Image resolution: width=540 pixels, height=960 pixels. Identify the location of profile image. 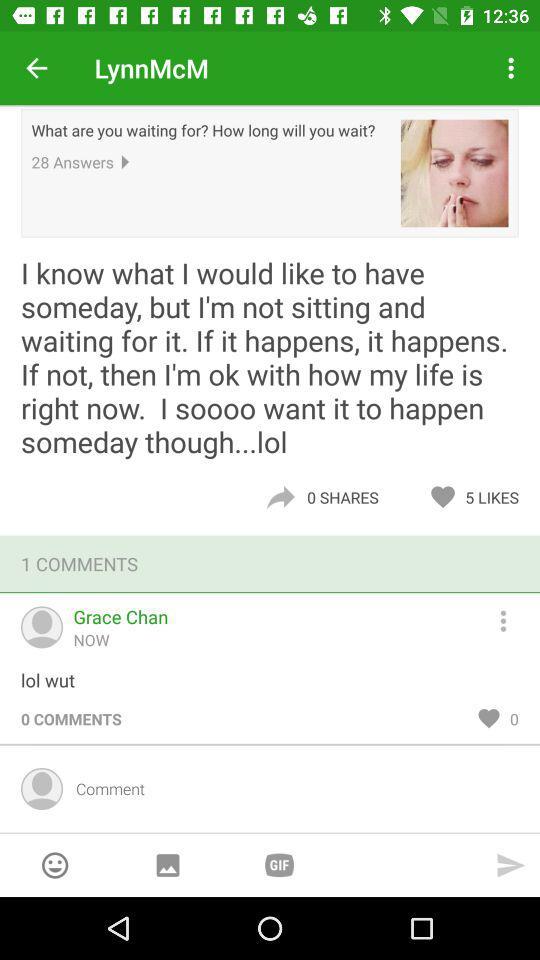
(454, 172).